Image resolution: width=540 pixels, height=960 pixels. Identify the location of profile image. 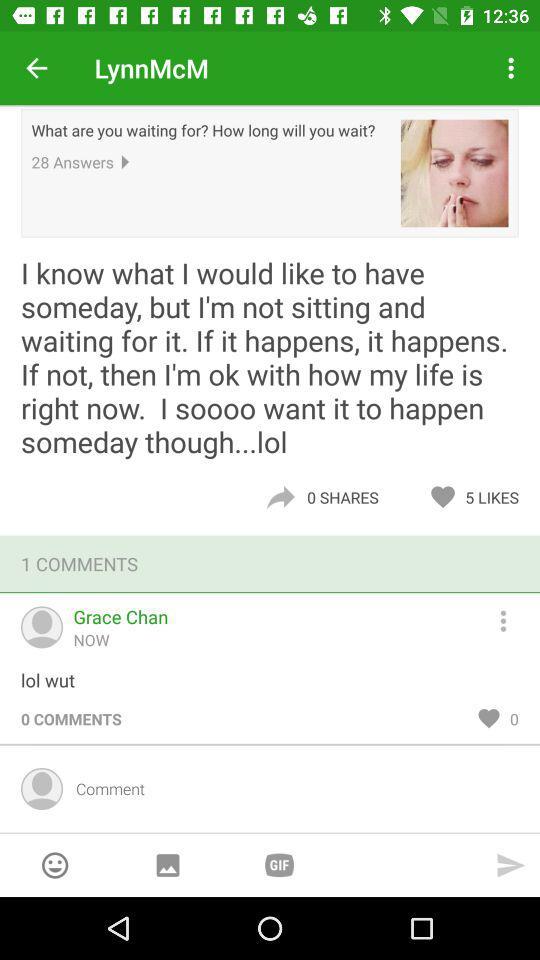
(454, 172).